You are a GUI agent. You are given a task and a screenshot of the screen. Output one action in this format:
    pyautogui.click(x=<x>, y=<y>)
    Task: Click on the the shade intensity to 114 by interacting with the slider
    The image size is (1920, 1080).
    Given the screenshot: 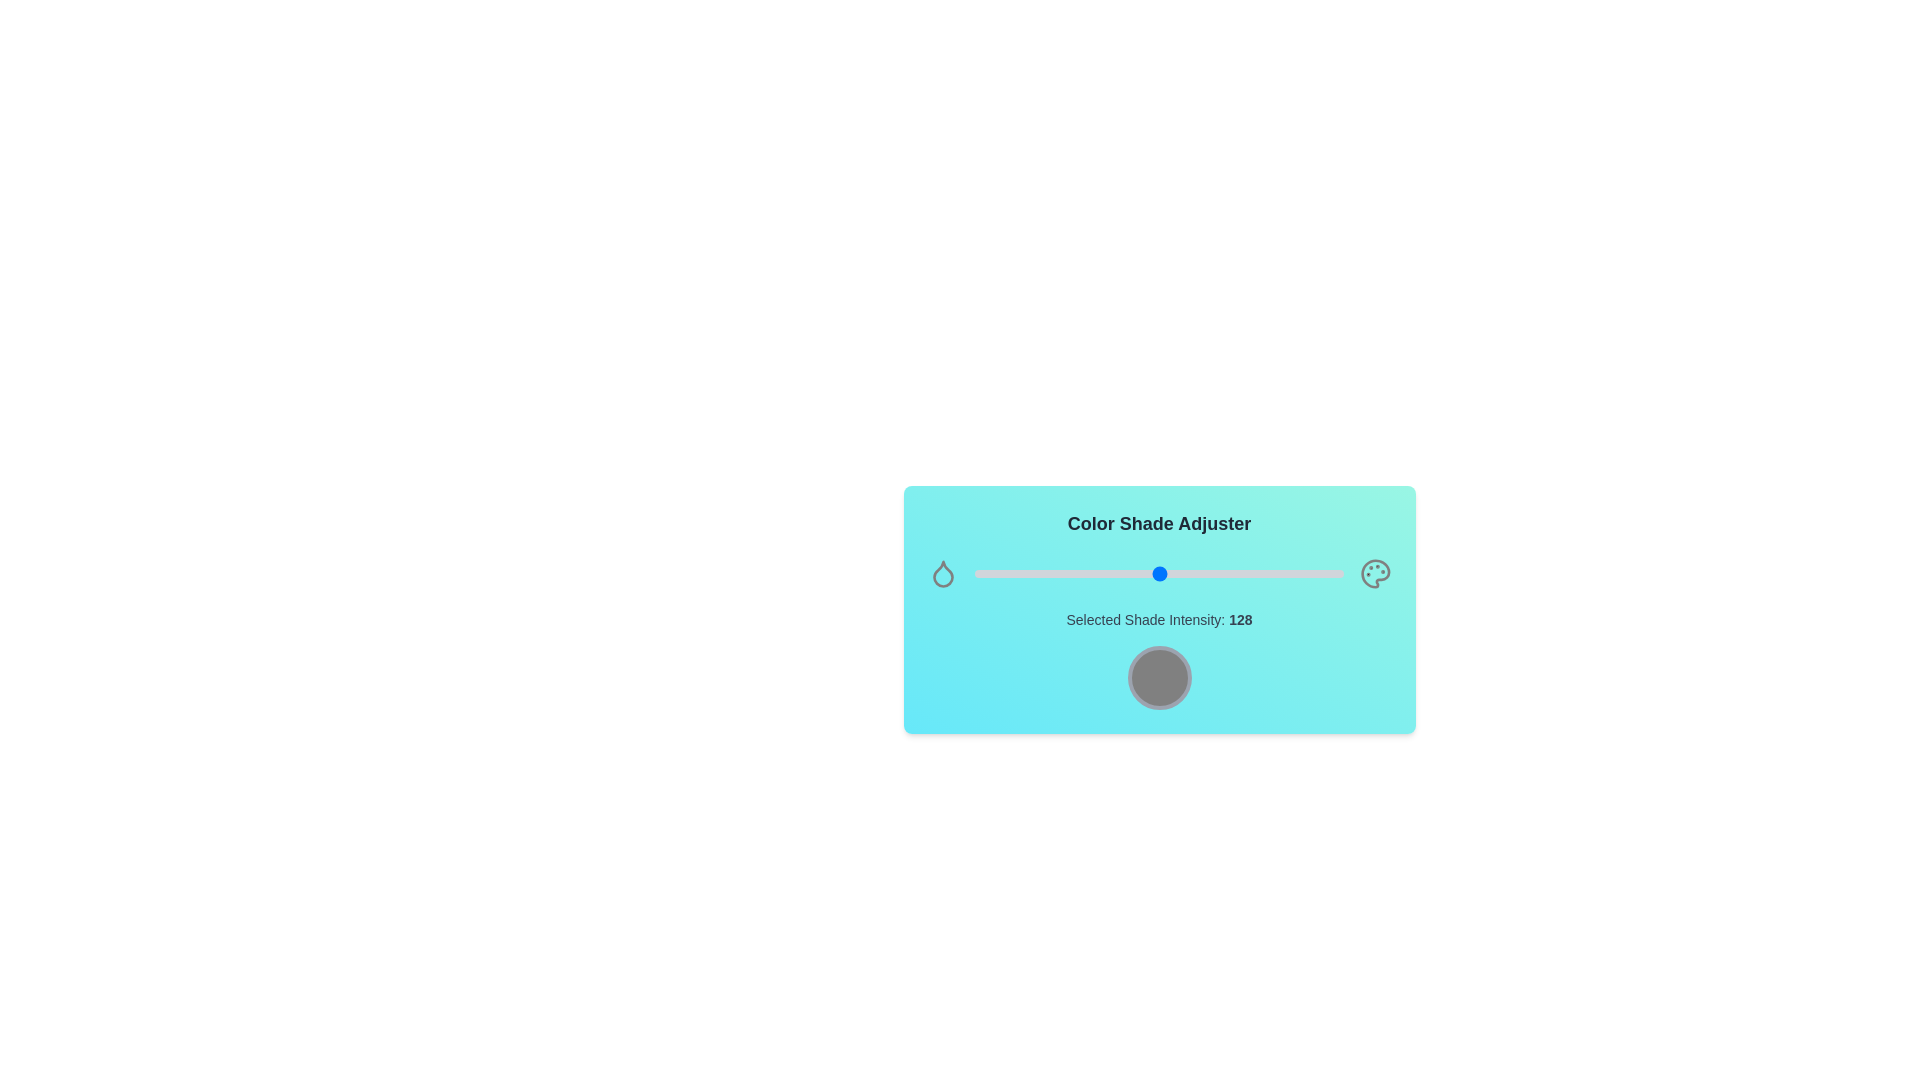 What is the action you would take?
    pyautogui.click(x=1139, y=574)
    